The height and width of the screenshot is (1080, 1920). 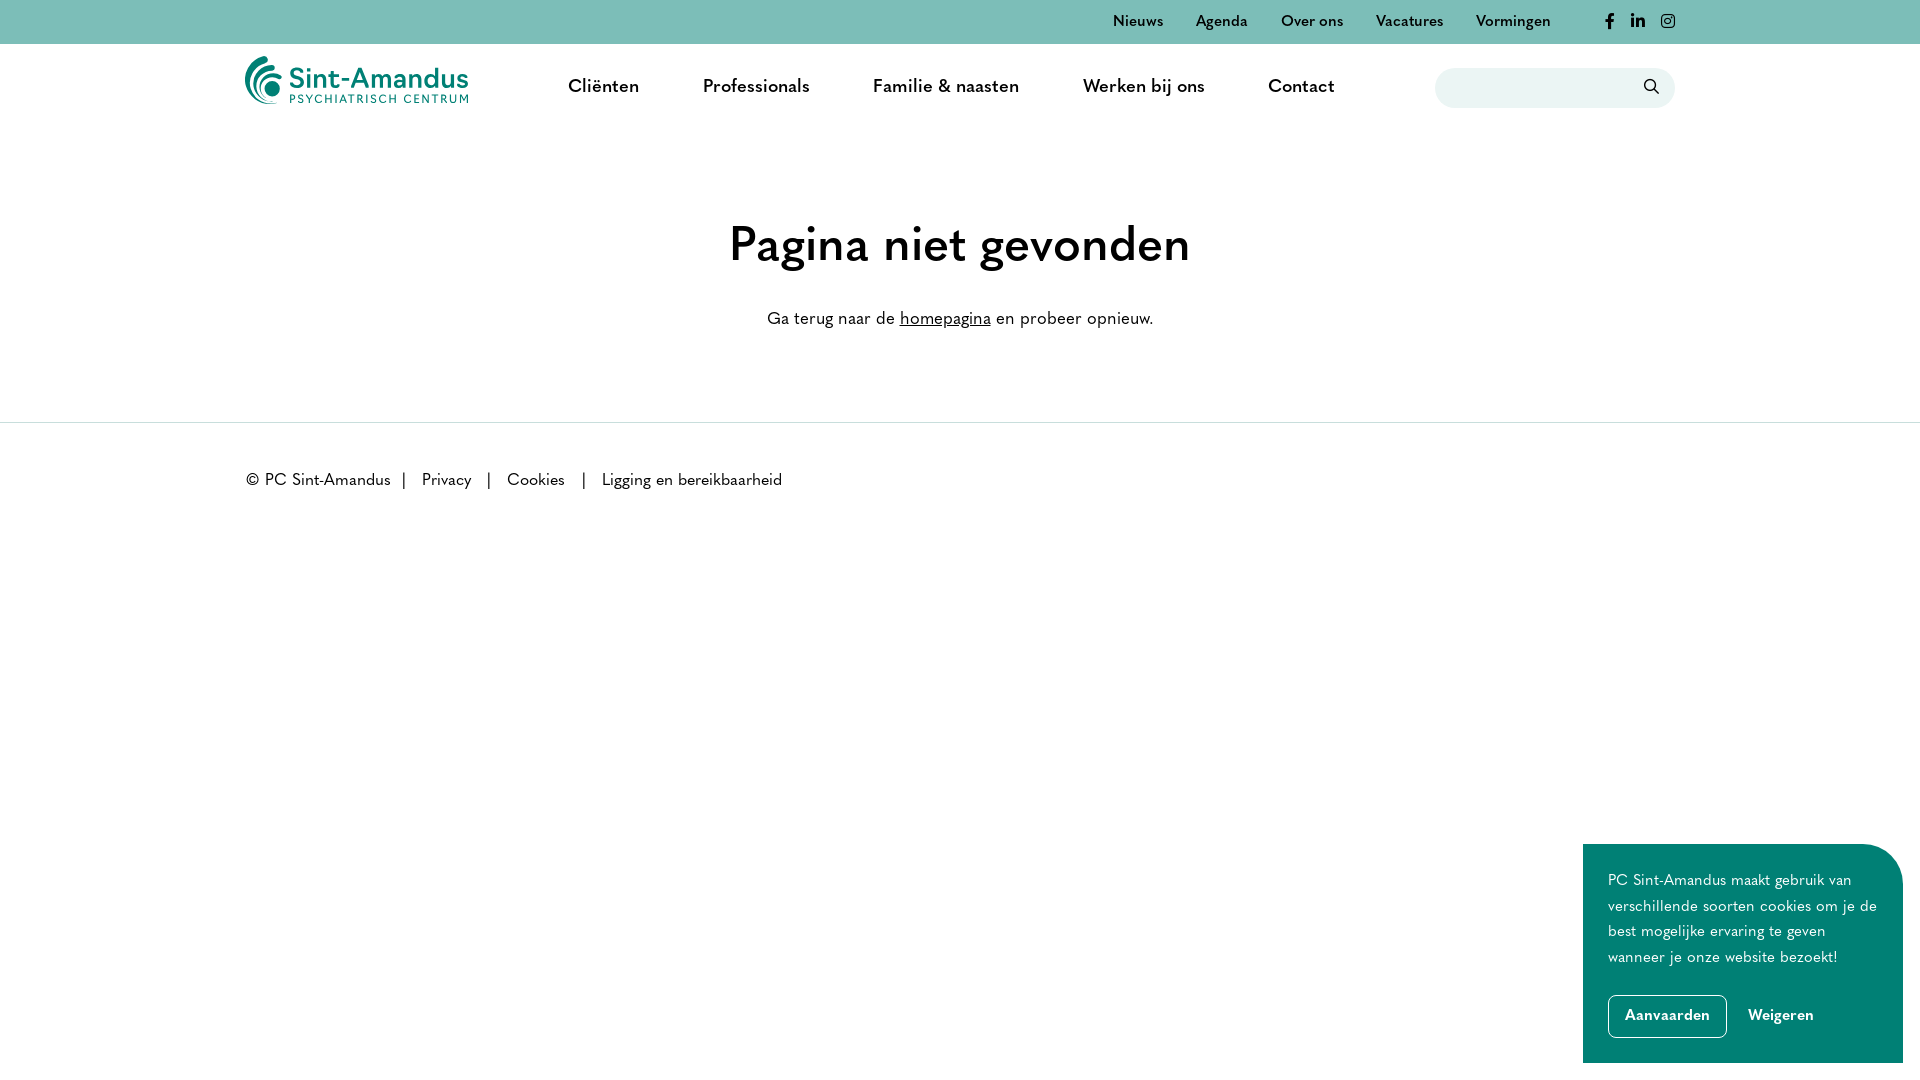 I want to click on 'Familie & naasten', so click(x=944, y=87).